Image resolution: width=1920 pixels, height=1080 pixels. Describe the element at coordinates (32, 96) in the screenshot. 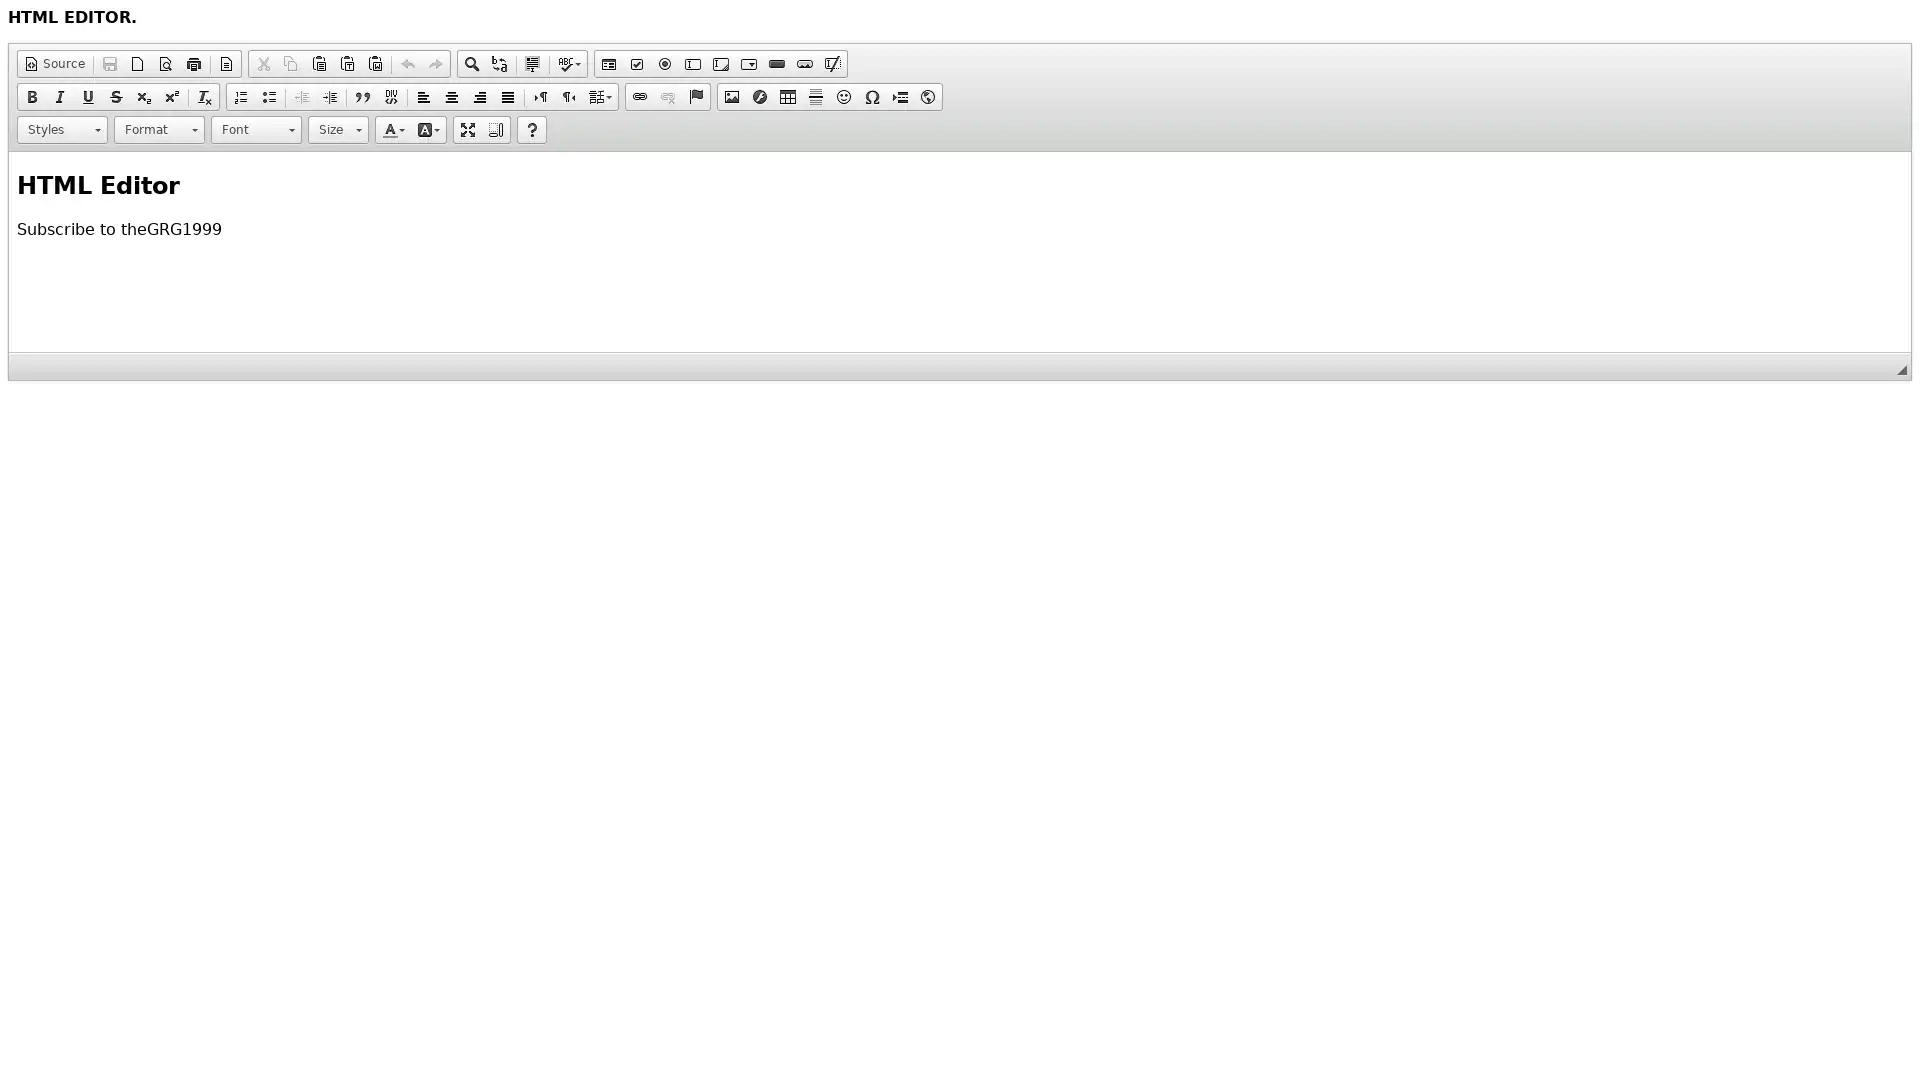

I see `Bold` at that location.